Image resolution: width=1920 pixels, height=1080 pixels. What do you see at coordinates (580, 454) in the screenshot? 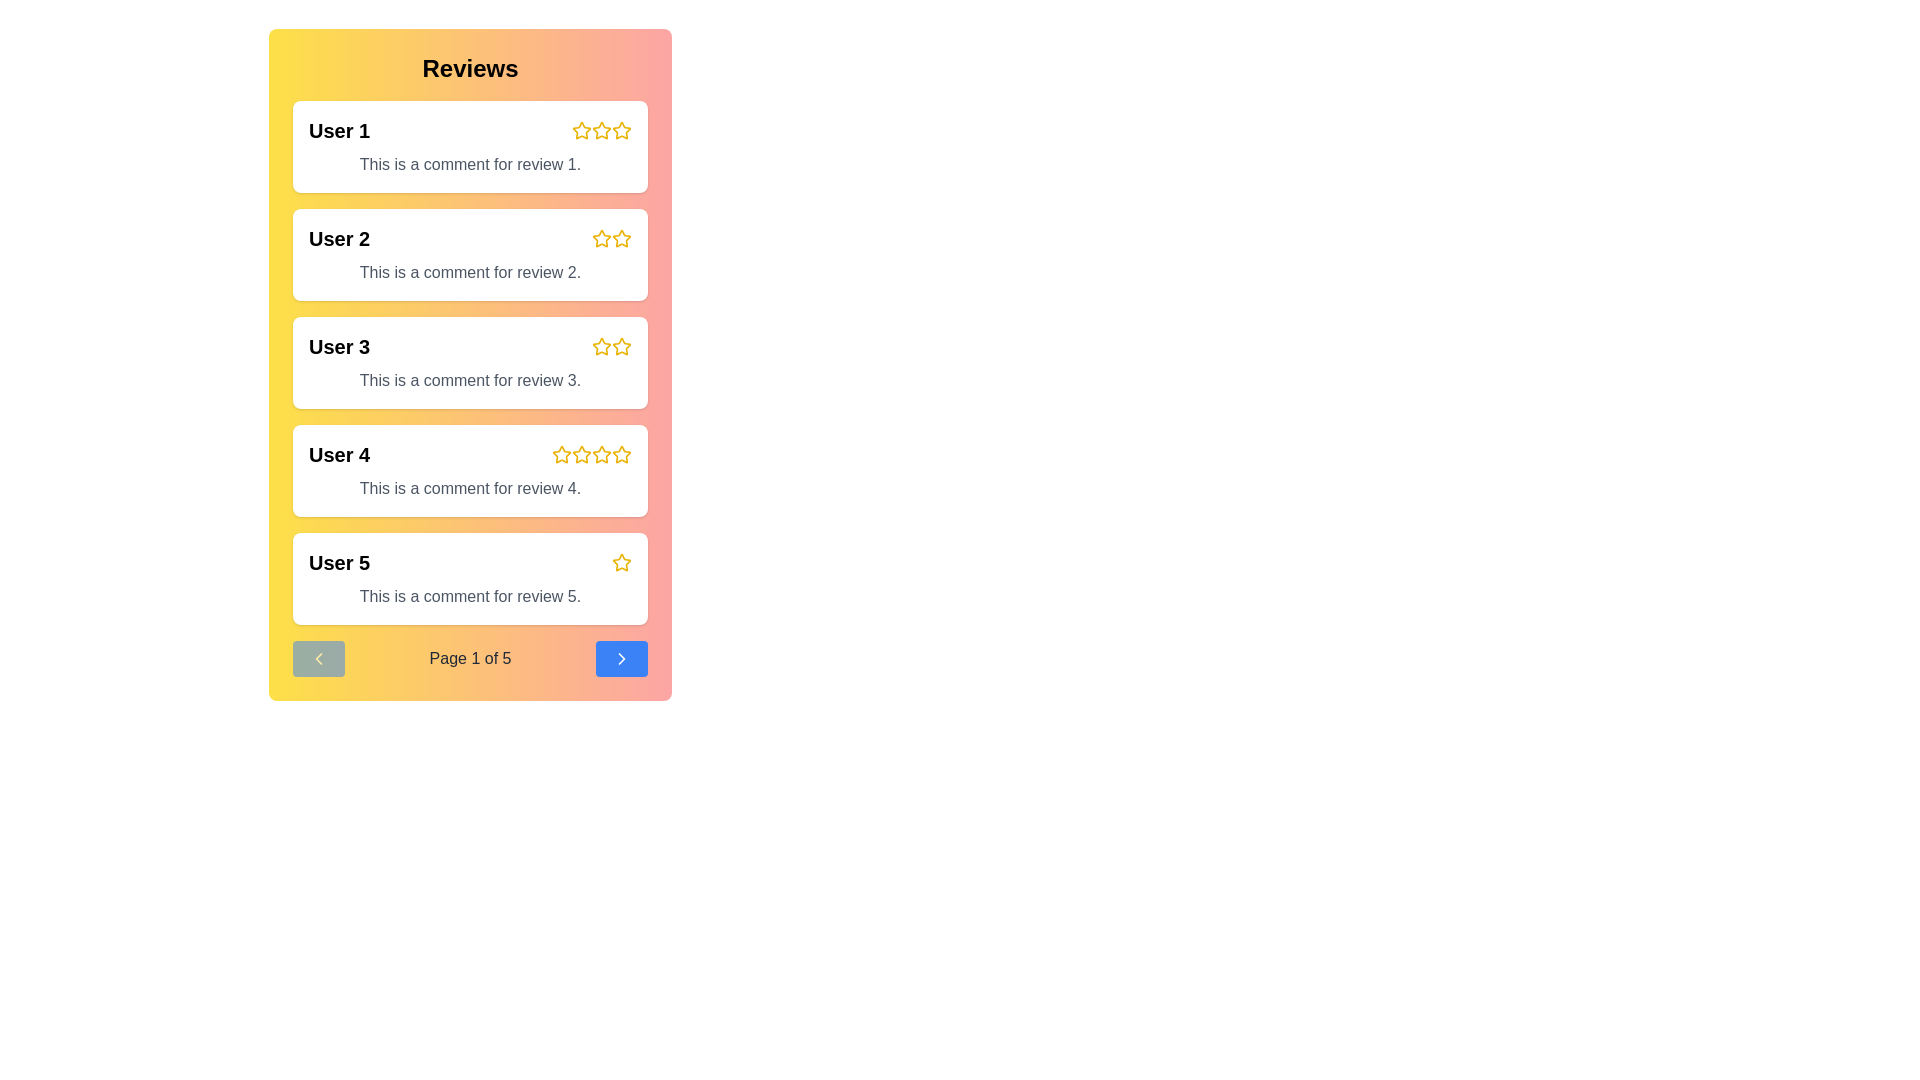
I see `the fourth star icon` at bounding box center [580, 454].